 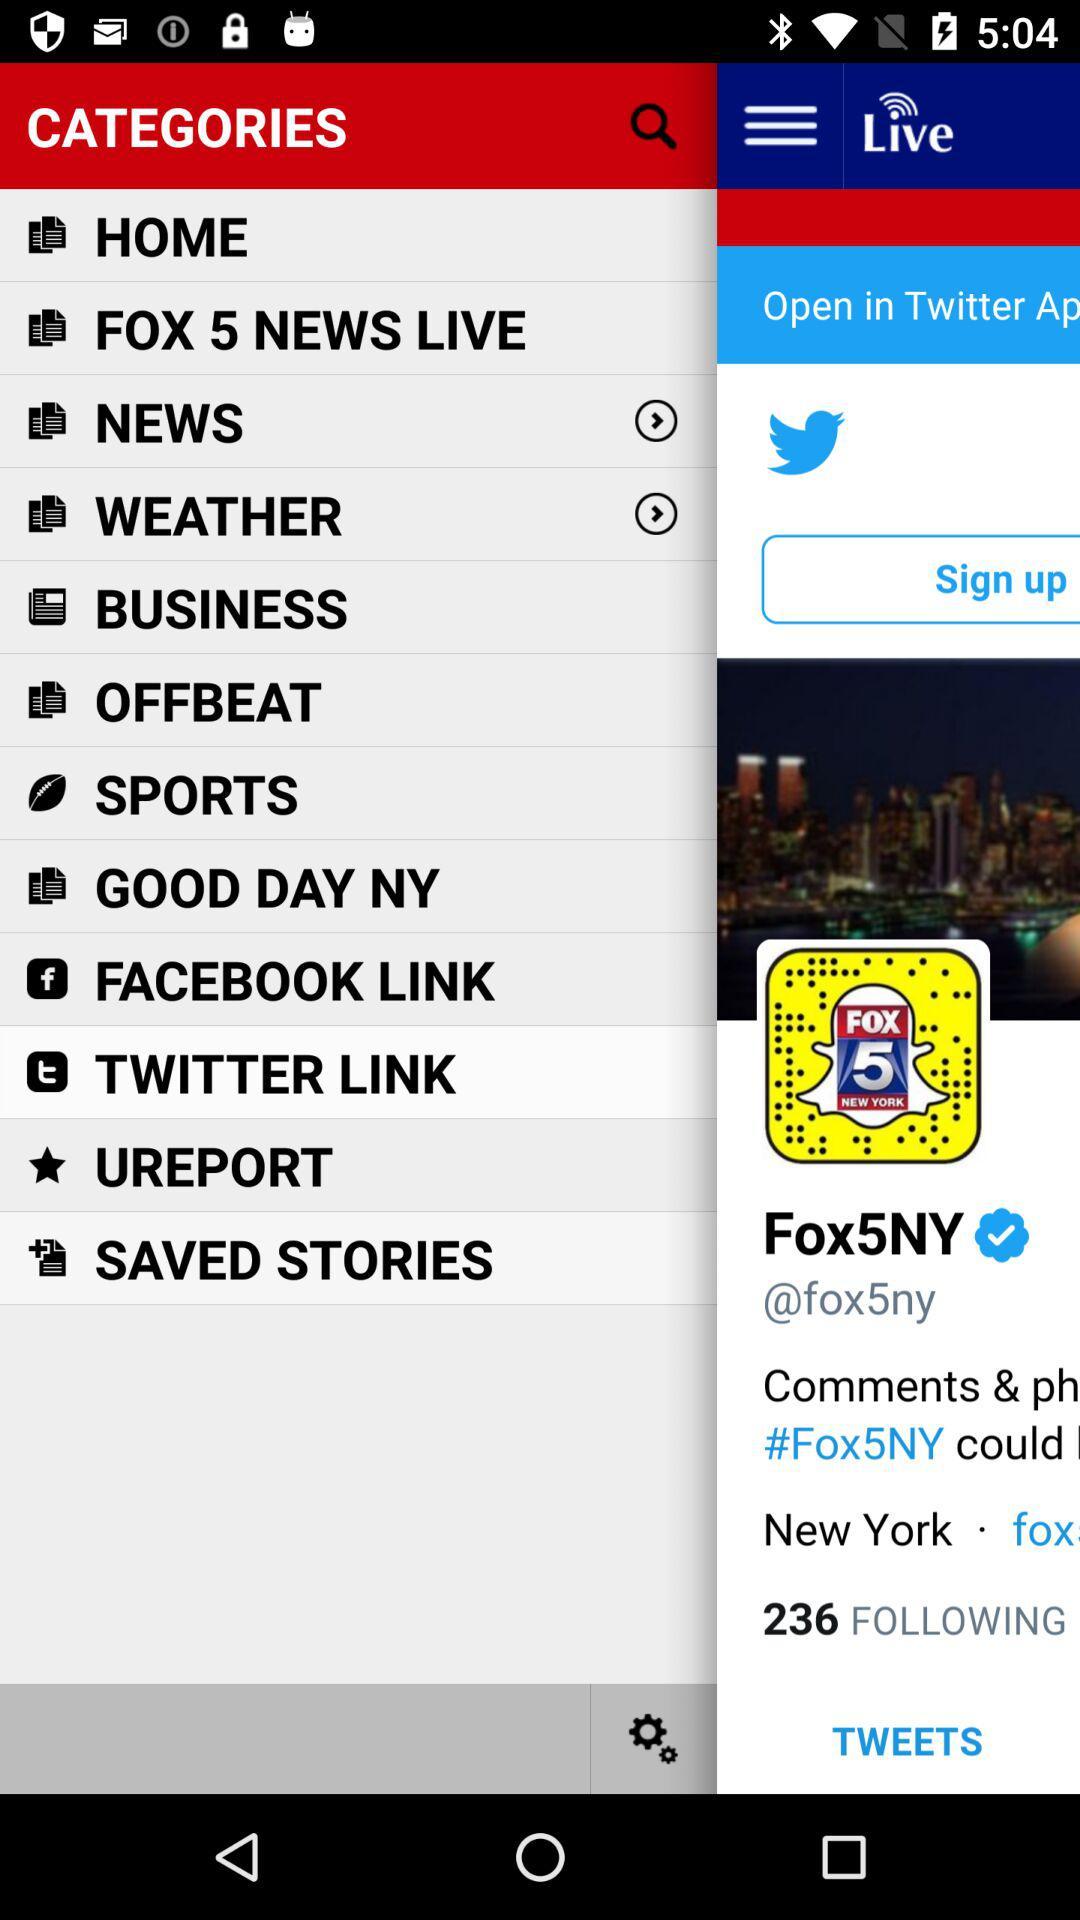 What do you see at coordinates (654, 124) in the screenshot?
I see `open search bar` at bounding box center [654, 124].